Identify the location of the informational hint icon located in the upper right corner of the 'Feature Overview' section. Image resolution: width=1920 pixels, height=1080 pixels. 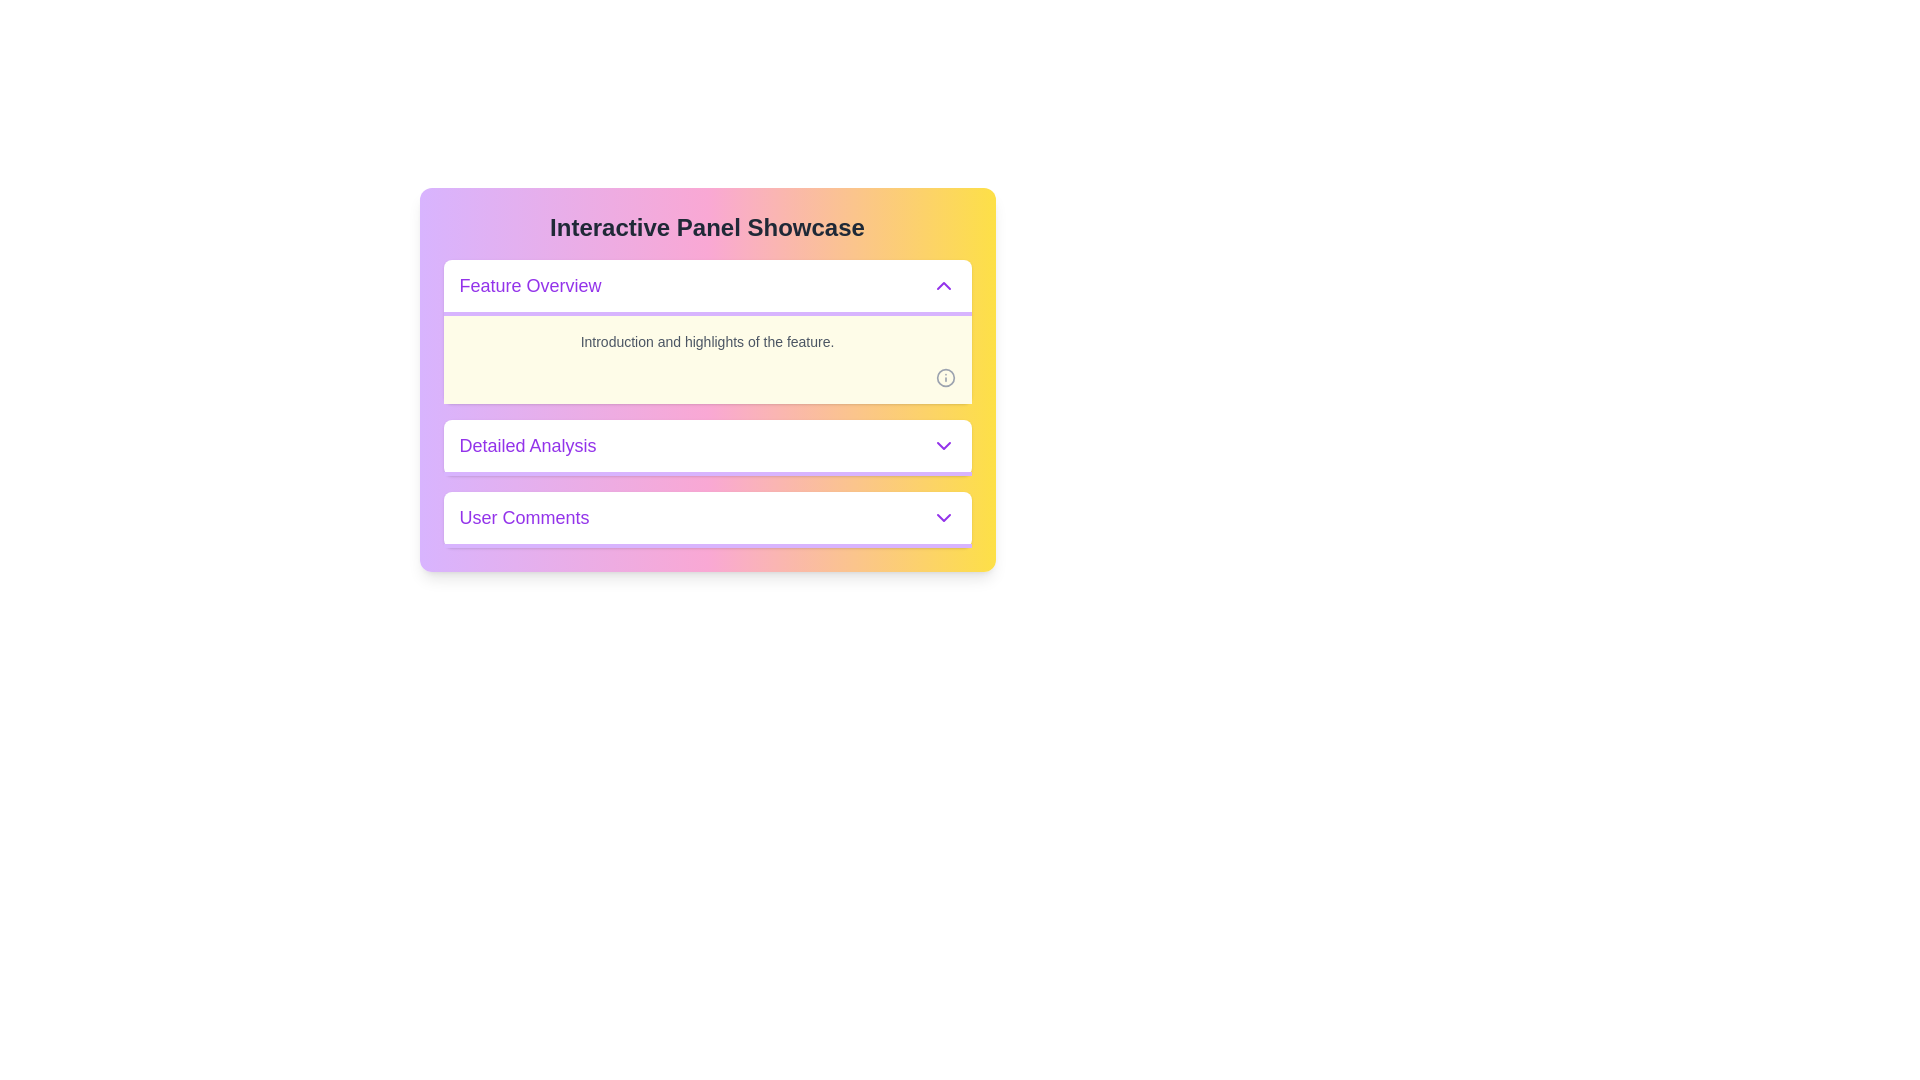
(944, 378).